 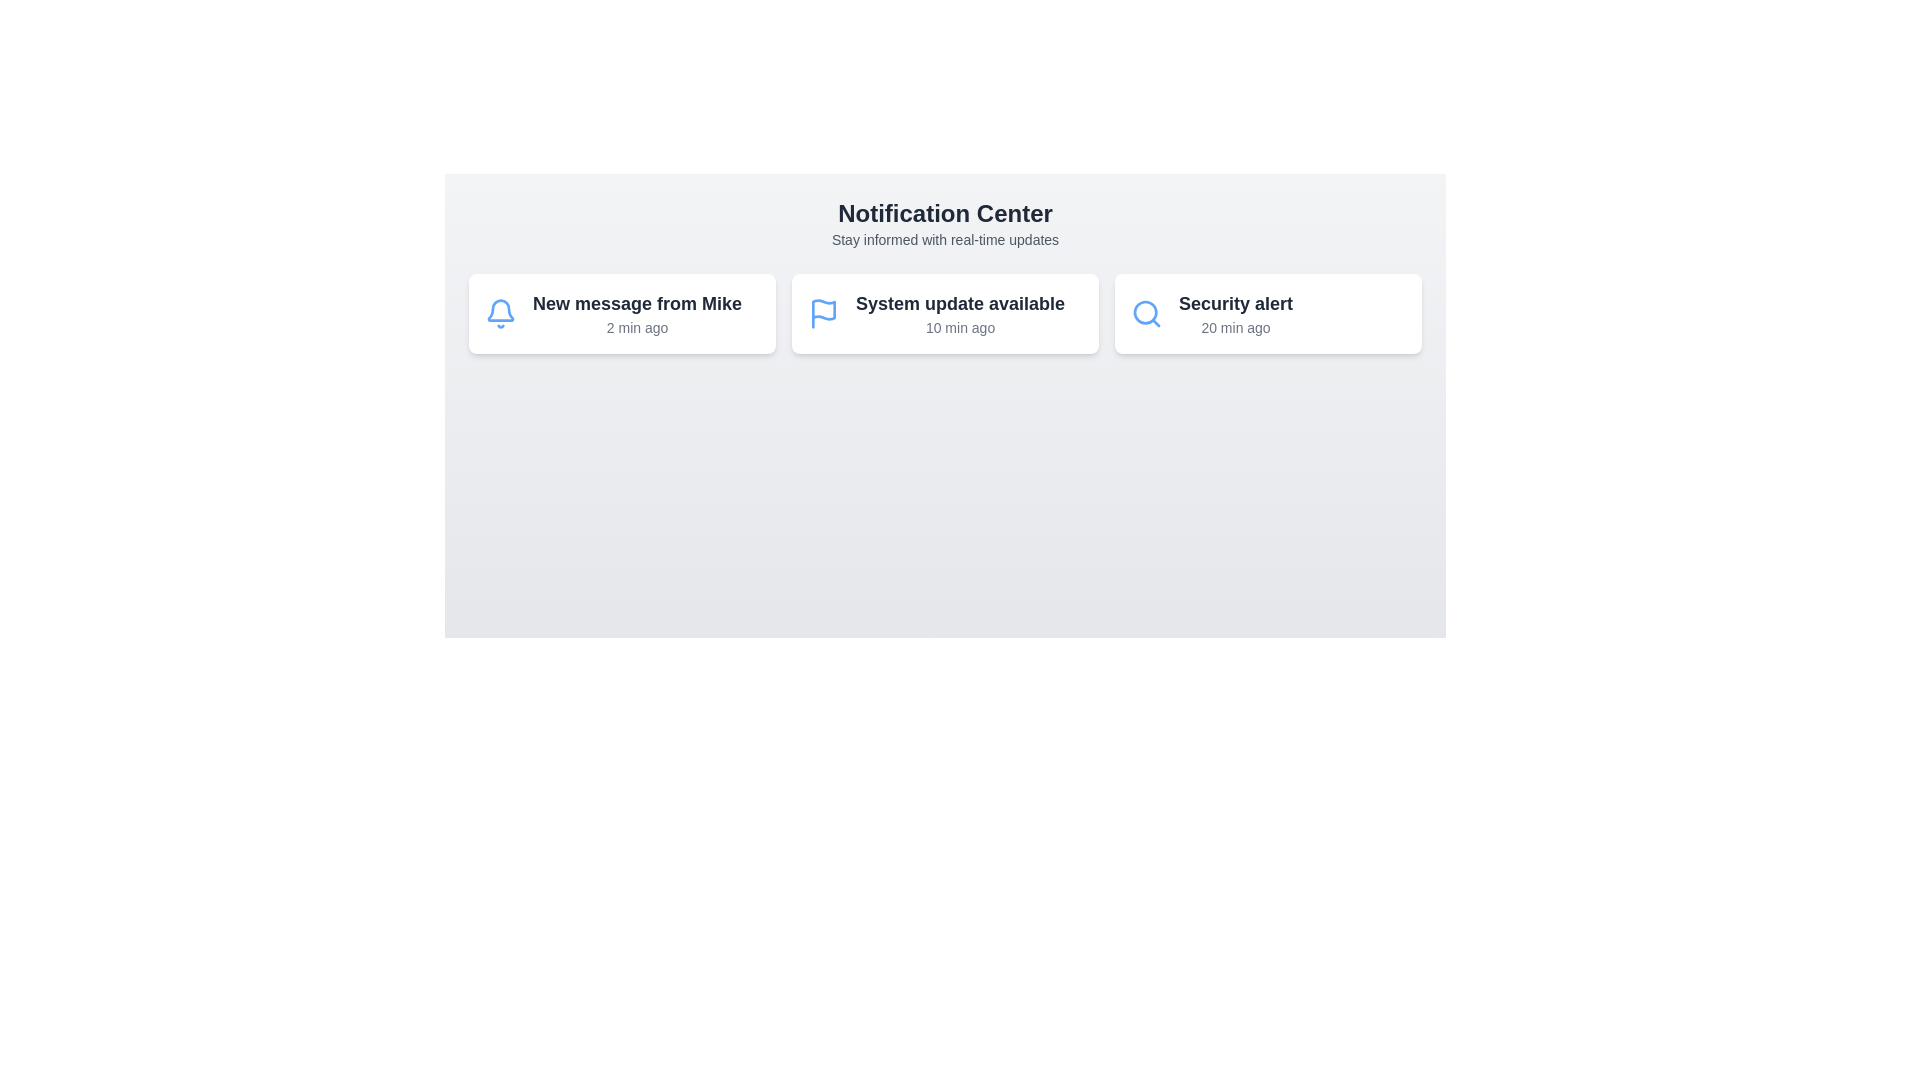 I want to click on the blue bell-shaped notification icon located on the left side of the first card in the notification center interface, next to the text 'New message from Mike' and '2 min ago', so click(x=500, y=313).